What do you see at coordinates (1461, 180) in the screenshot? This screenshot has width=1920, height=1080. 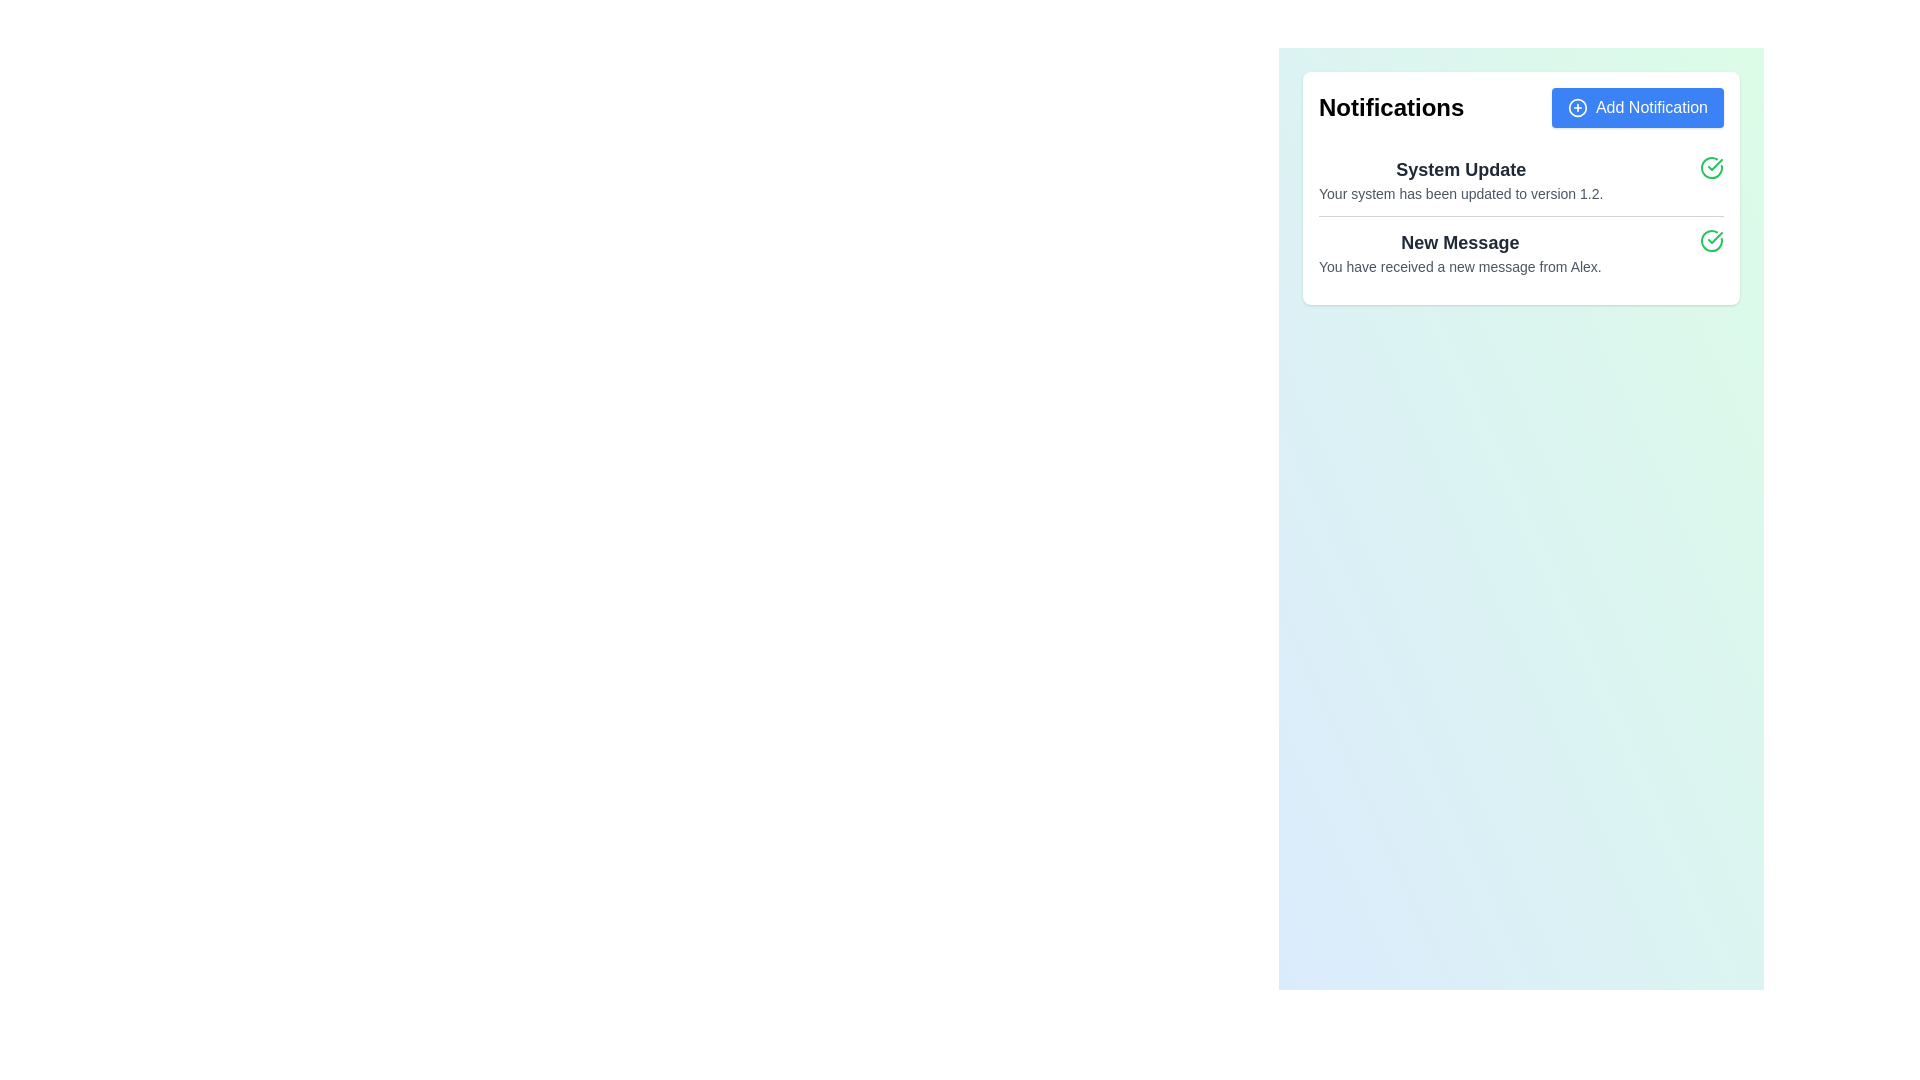 I see `the first notification text block that provides information about a system update, located below the 'Notifications' header and above the 'New Message' notification` at bounding box center [1461, 180].